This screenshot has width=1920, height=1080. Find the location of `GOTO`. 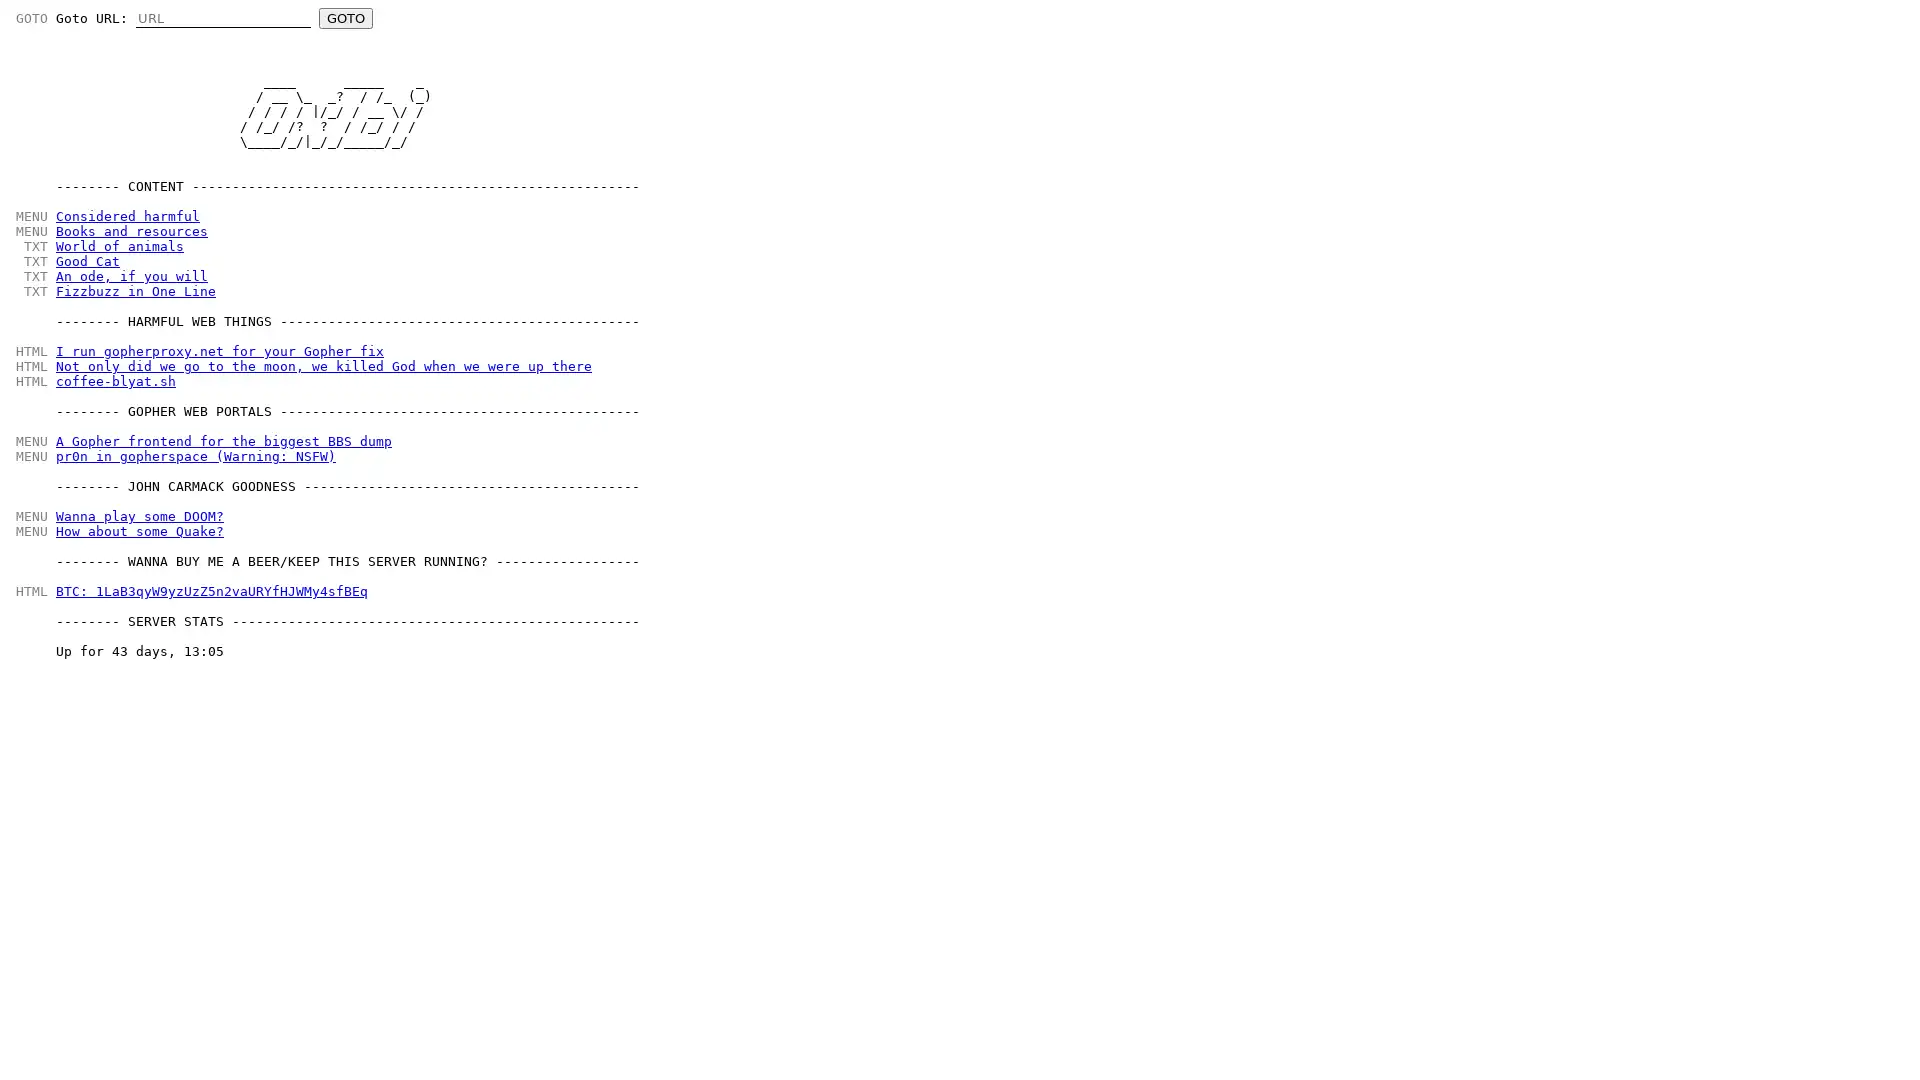

GOTO is located at coordinates (345, 18).